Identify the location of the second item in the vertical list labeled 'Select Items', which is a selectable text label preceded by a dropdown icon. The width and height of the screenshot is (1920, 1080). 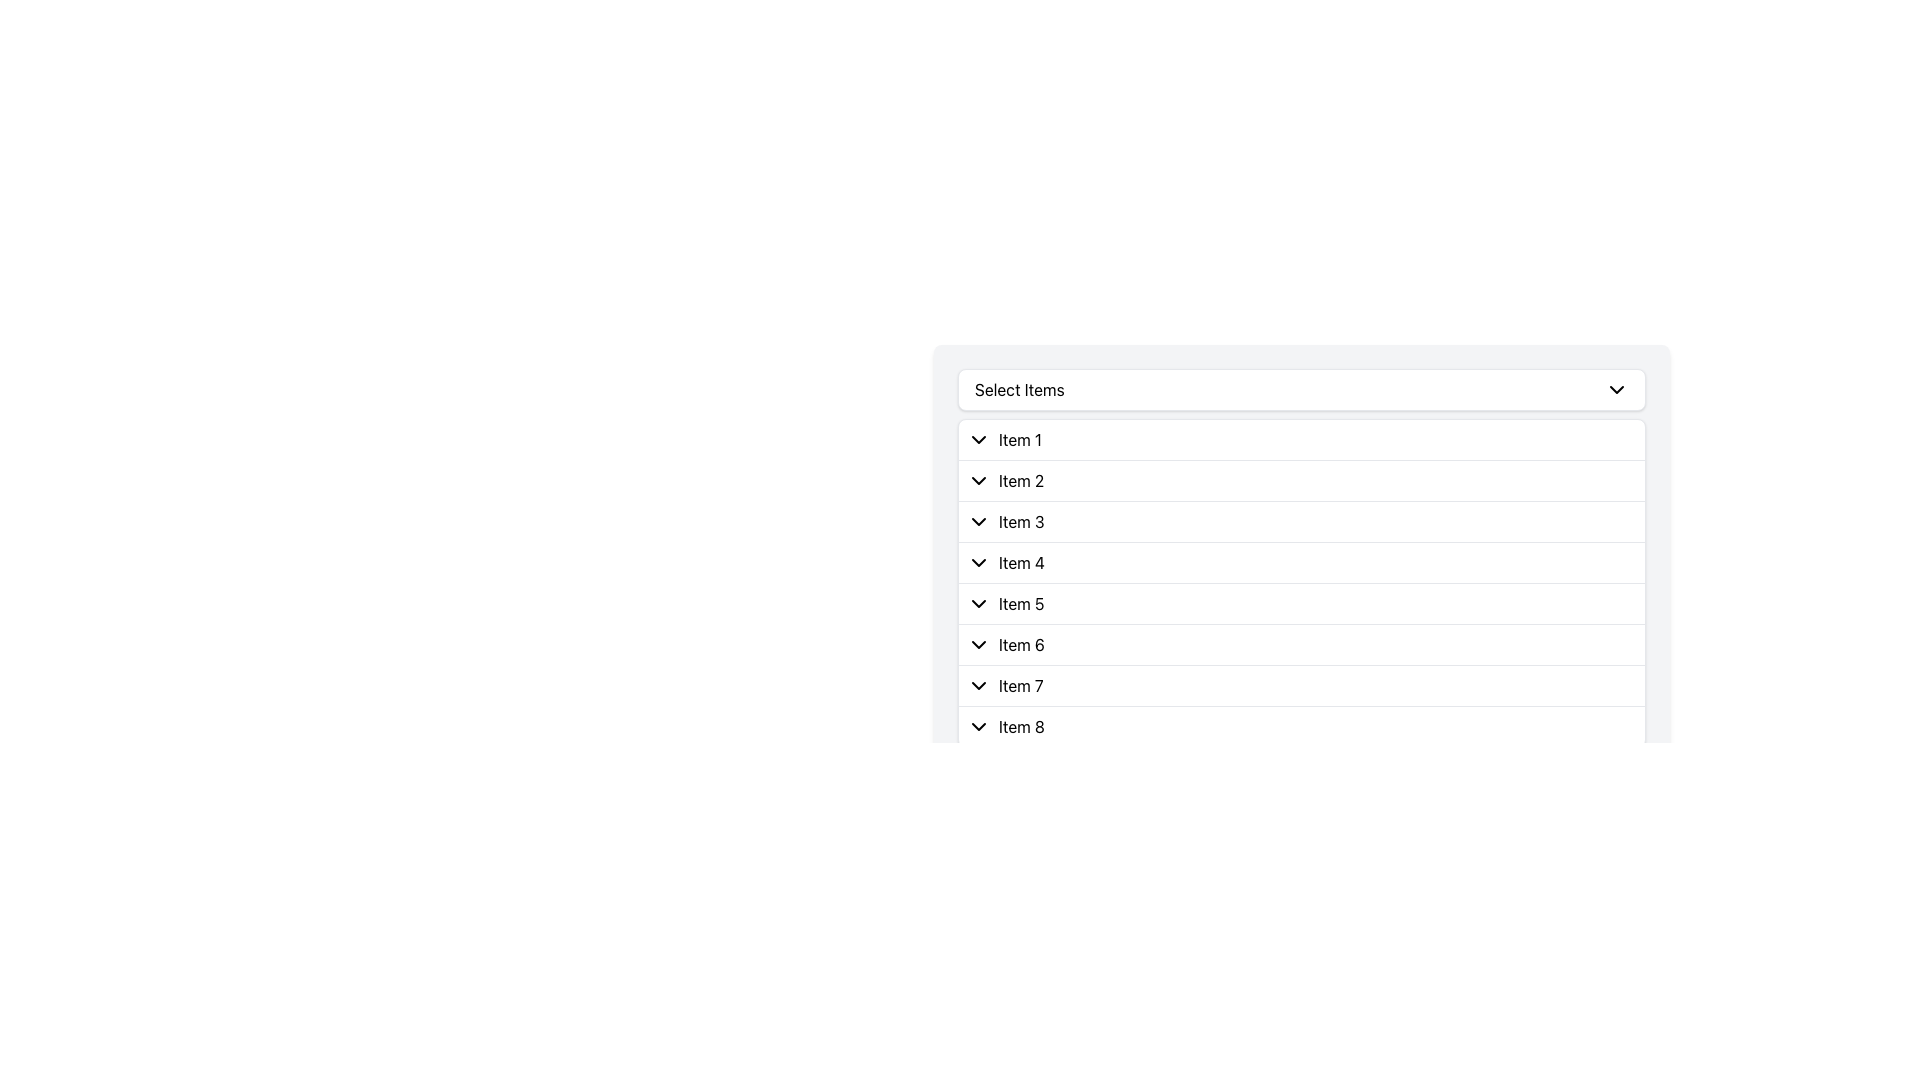
(1021, 481).